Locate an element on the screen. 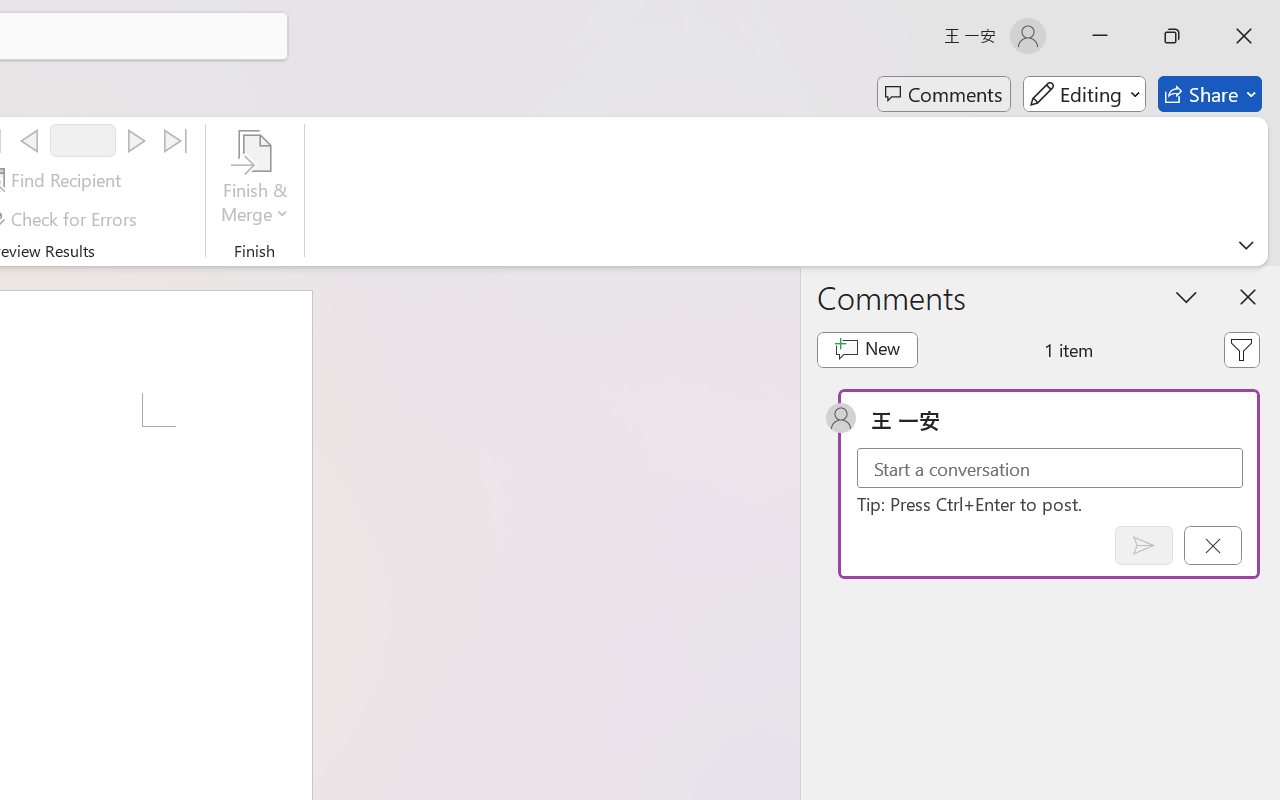 This screenshot has height=800, width=1280. 'Last' is located at coordinates (176, 141).